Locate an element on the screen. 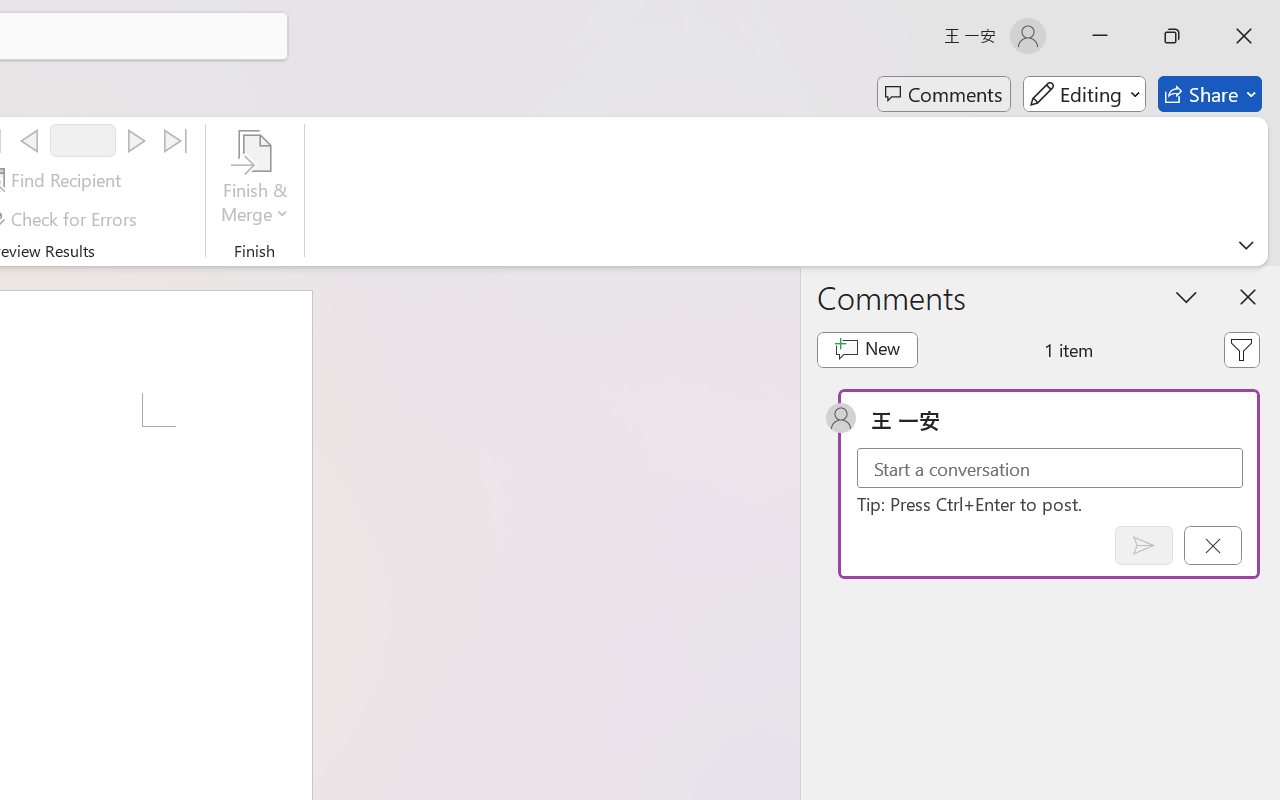 This screenshot has height=800, width=1280. 'Last' is located at coordinates (176, 141).